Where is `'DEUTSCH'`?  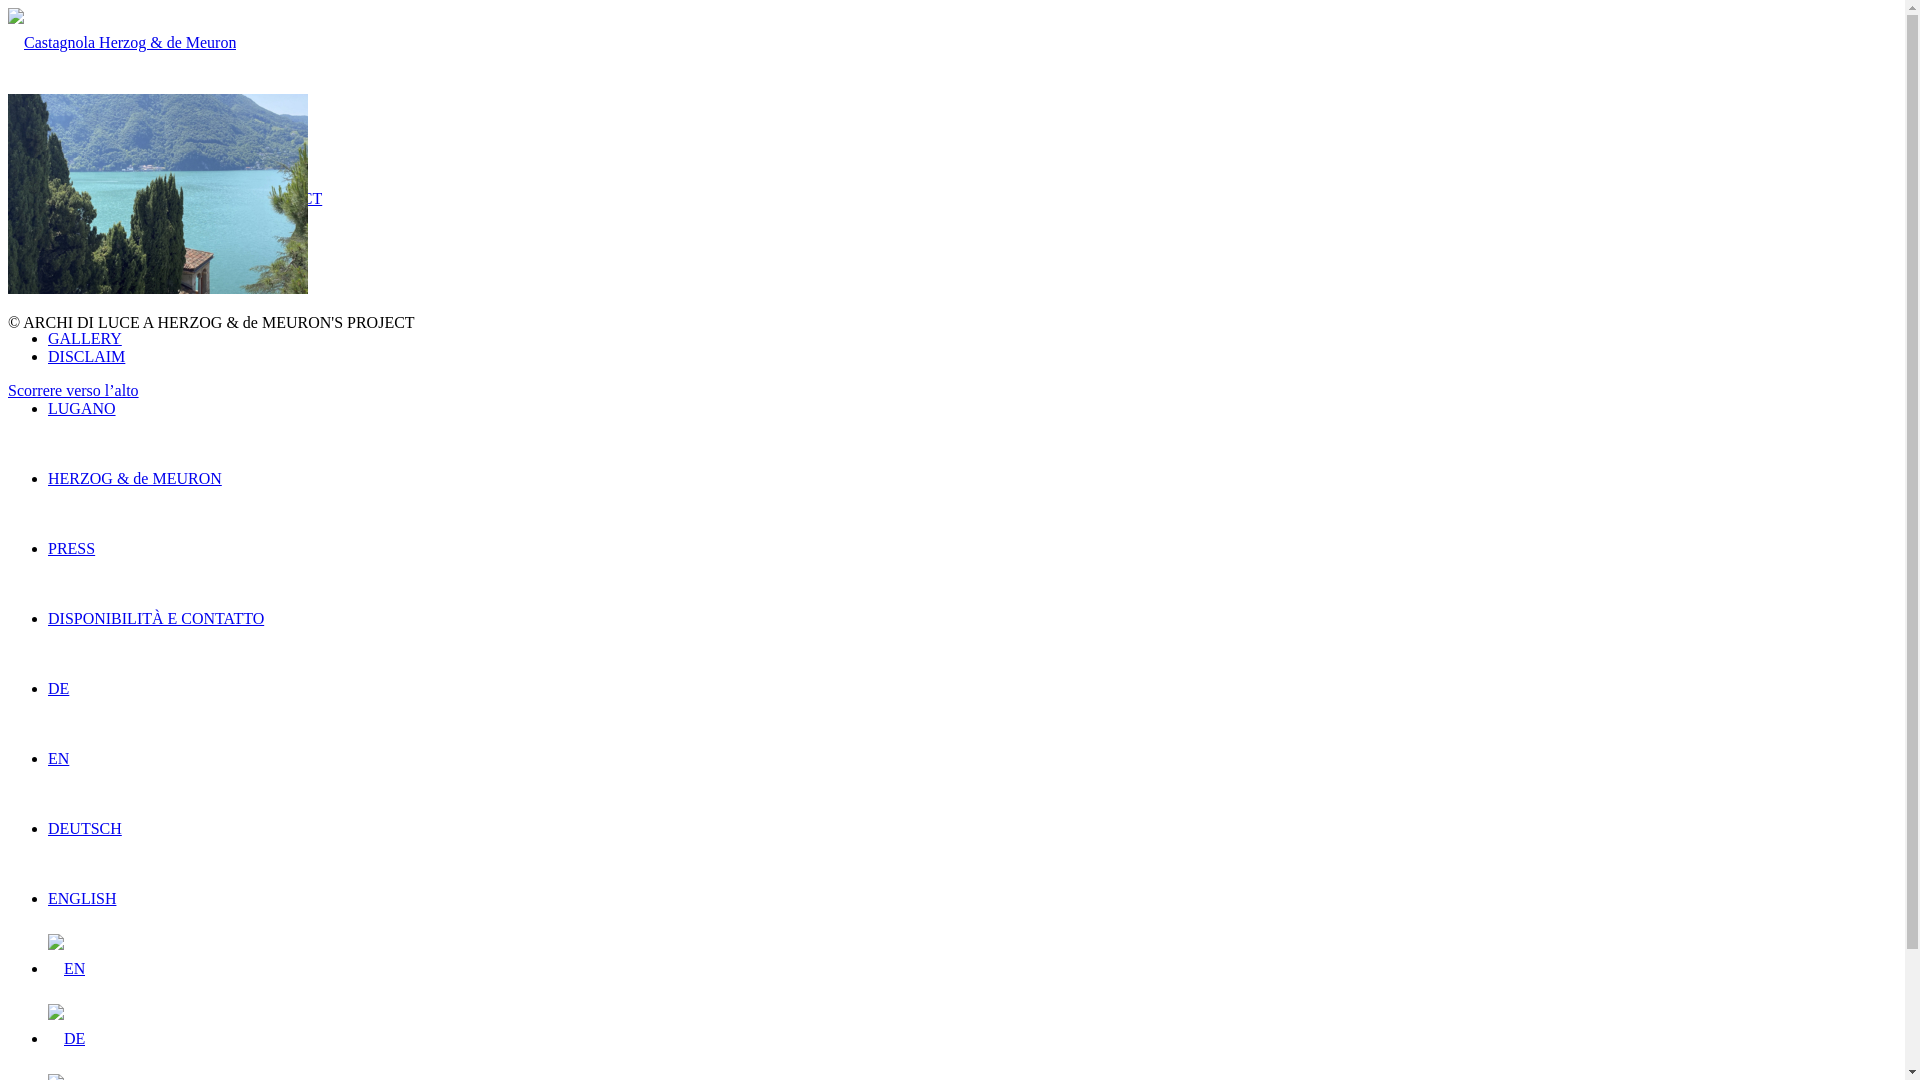 'DEUTSCH' is located at coordinates (48, 828).